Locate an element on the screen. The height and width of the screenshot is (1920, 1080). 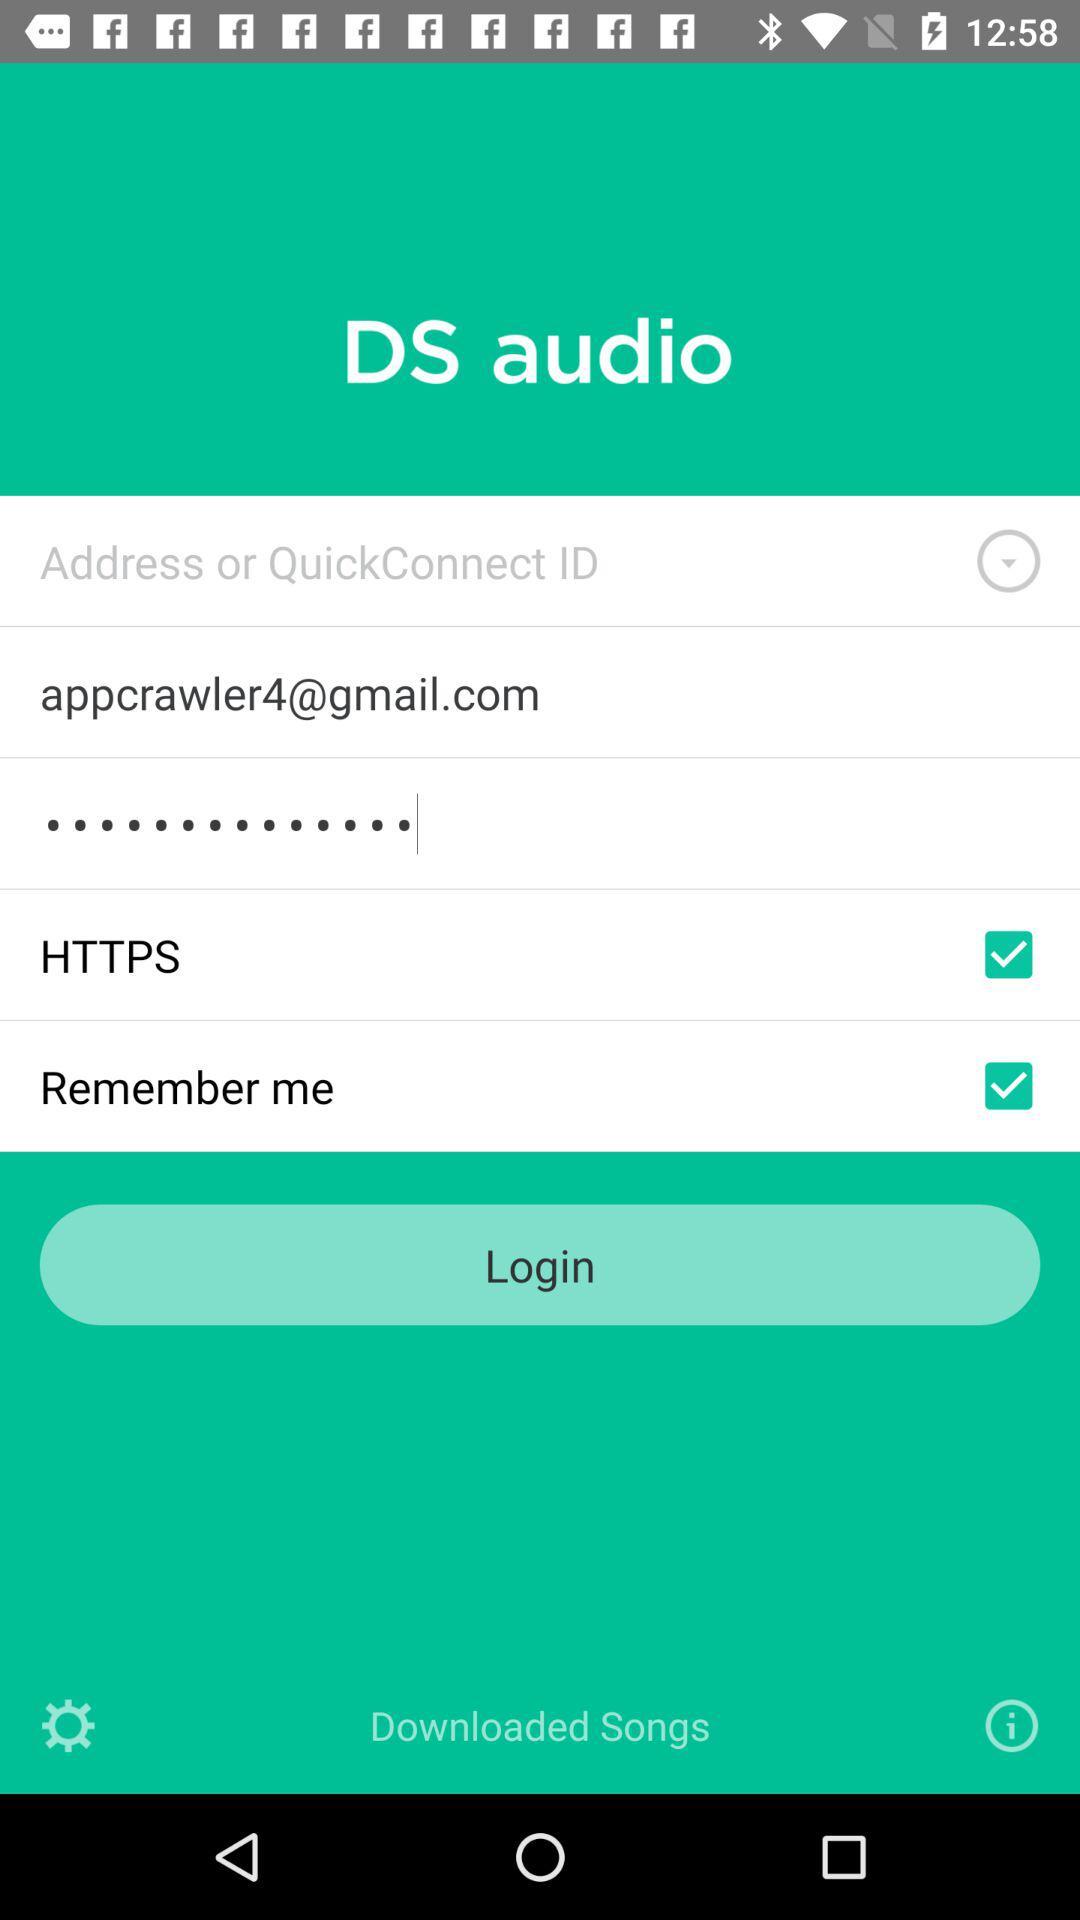
the info icon is located at coordinates (1011, 1724).